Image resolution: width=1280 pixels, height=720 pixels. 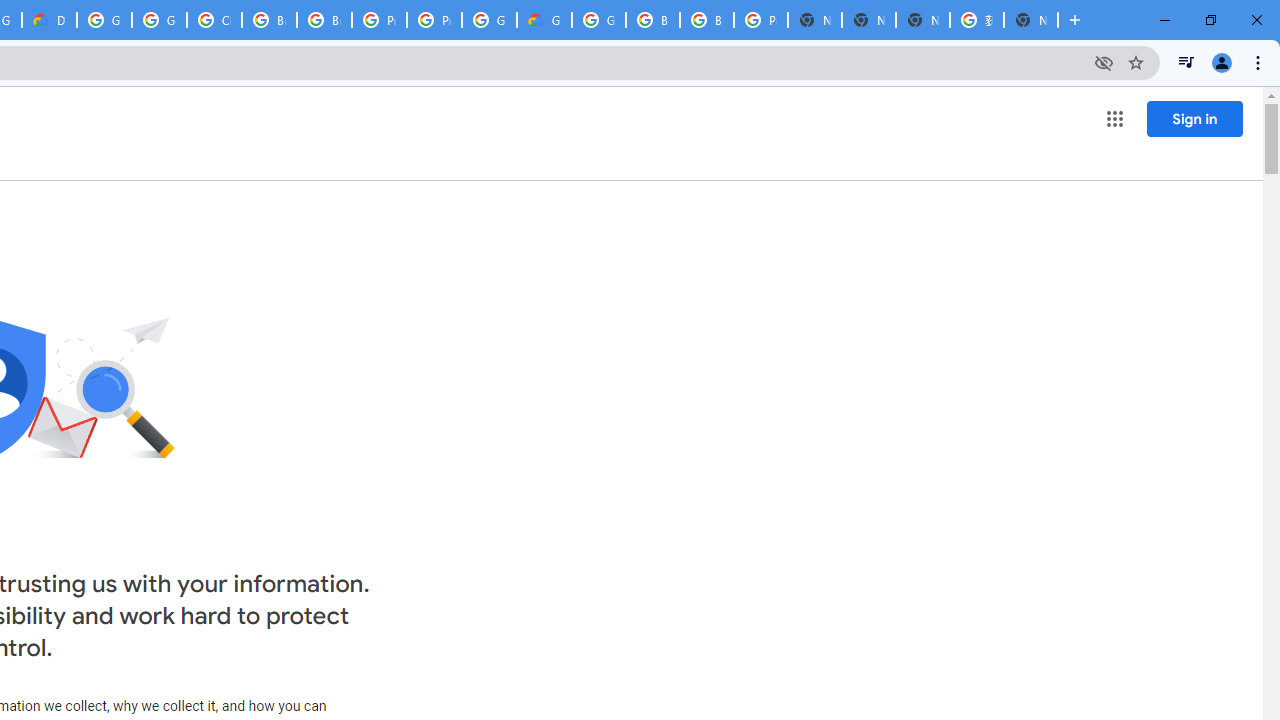 I want to click on 'Google Cloud Platform', so click(x=489, y=20).